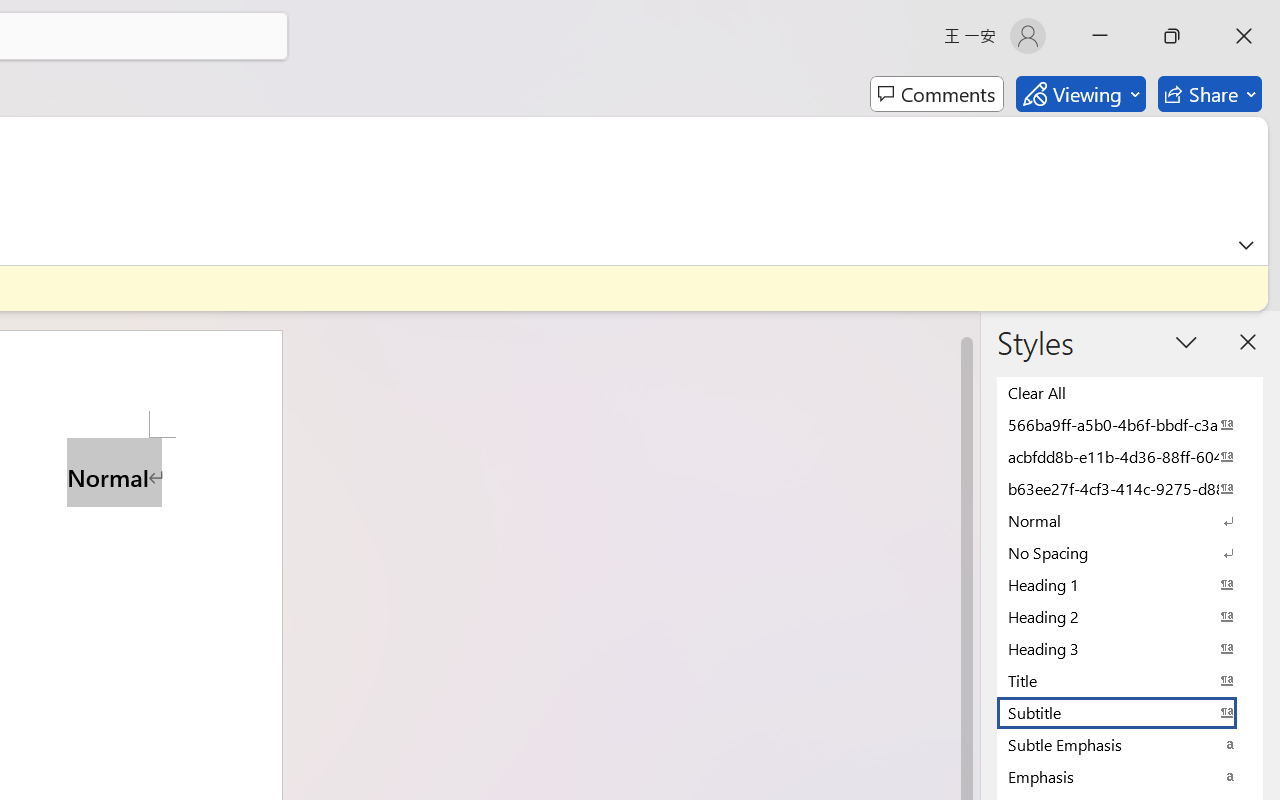 The width and height of the screenshot is (1280, 800). Describe the element at coordinates (1130, 680) in the screenshot. I see `'Title'` at that location.